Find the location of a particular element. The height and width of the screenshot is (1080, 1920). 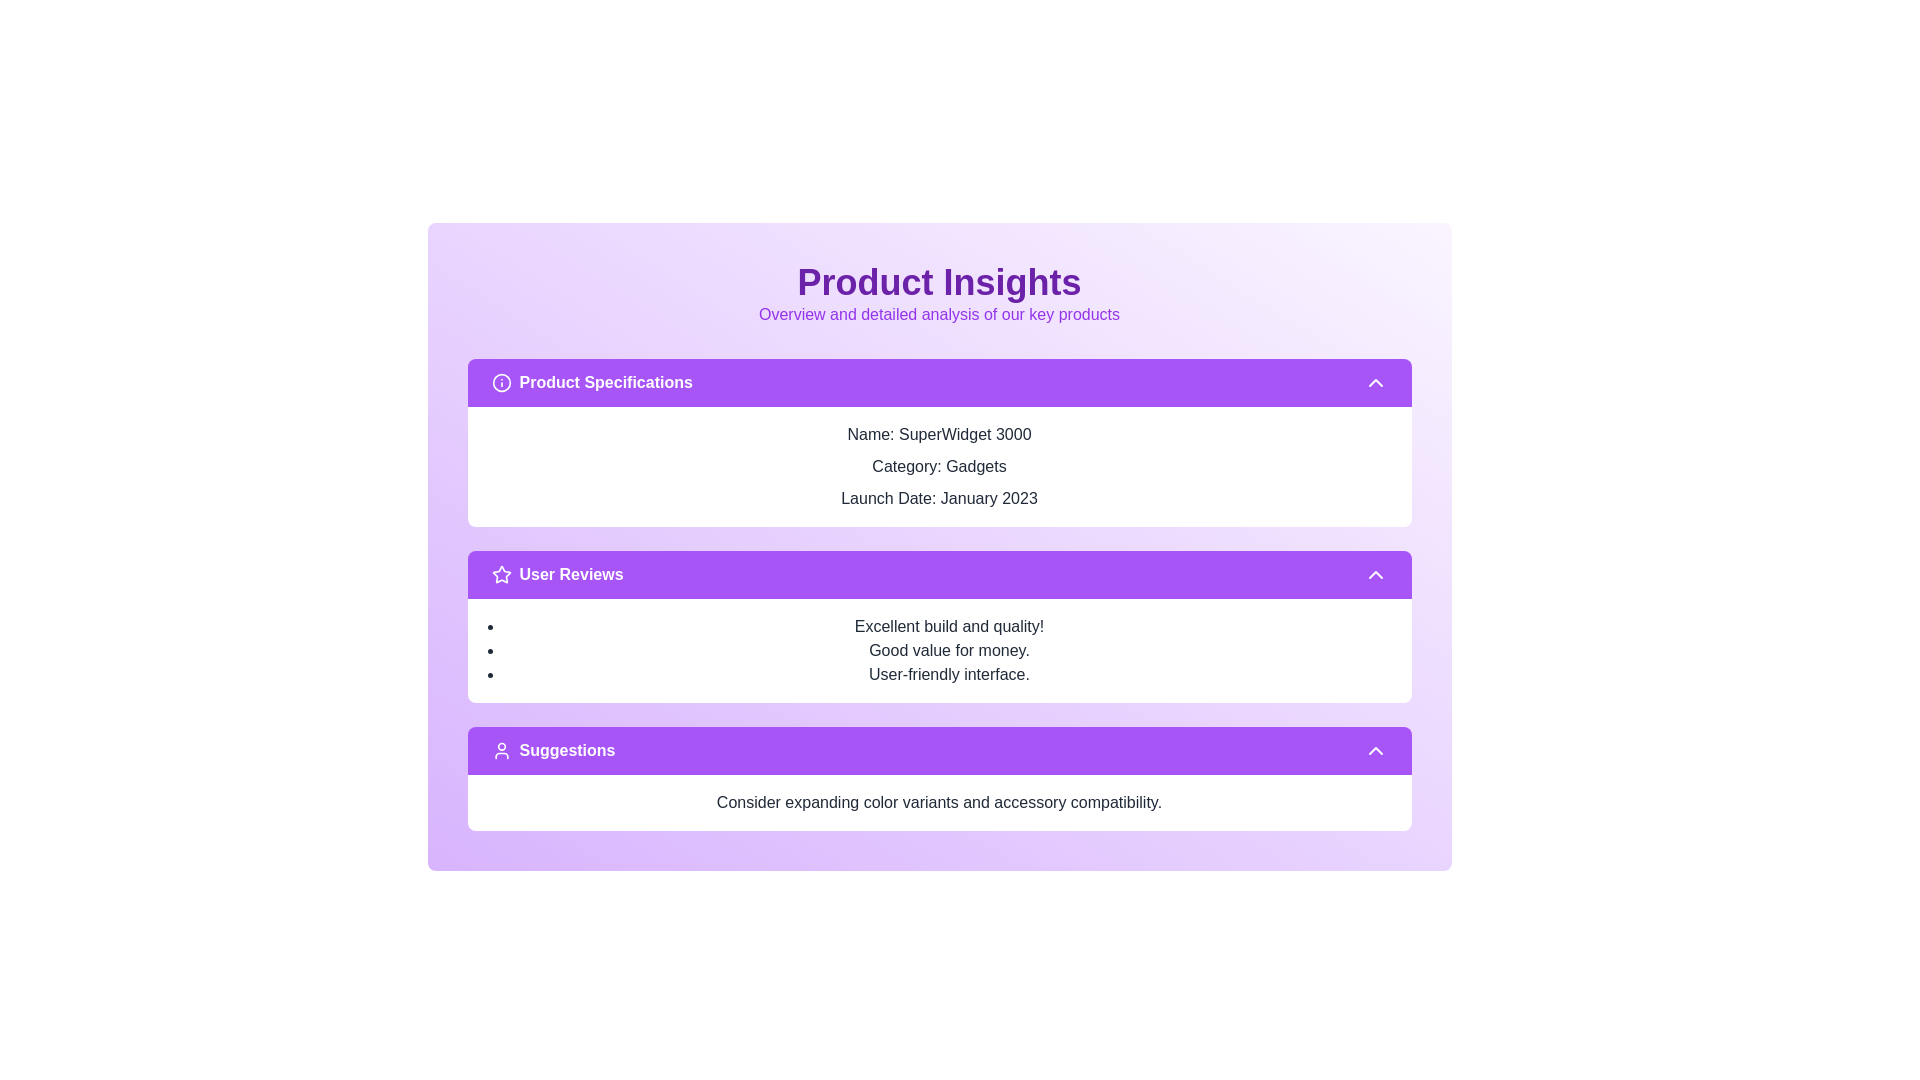

the Chevron-Up icon located on the far-right side of the 'User Reviews' section header is located at coordinates (1374, 574).